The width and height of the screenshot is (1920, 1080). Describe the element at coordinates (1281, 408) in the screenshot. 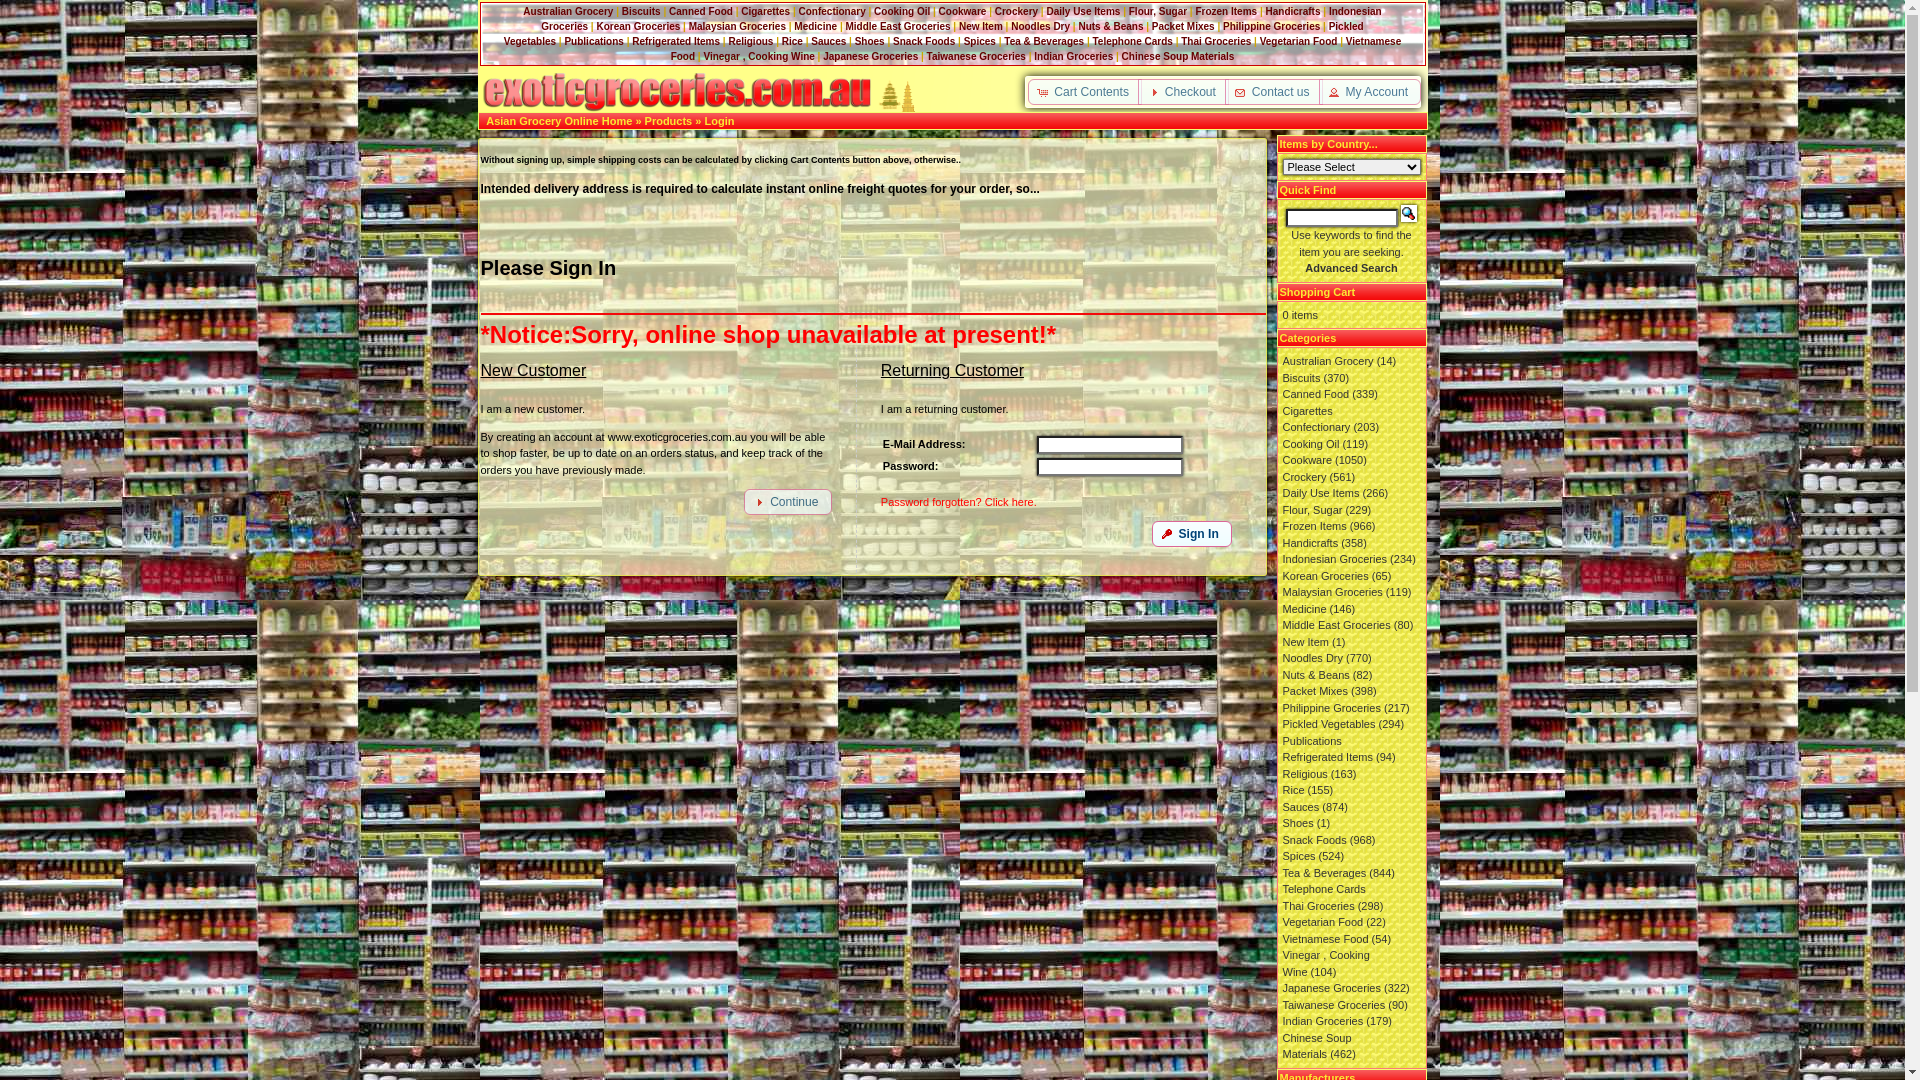

I see `'Cigarettes'` at that location.